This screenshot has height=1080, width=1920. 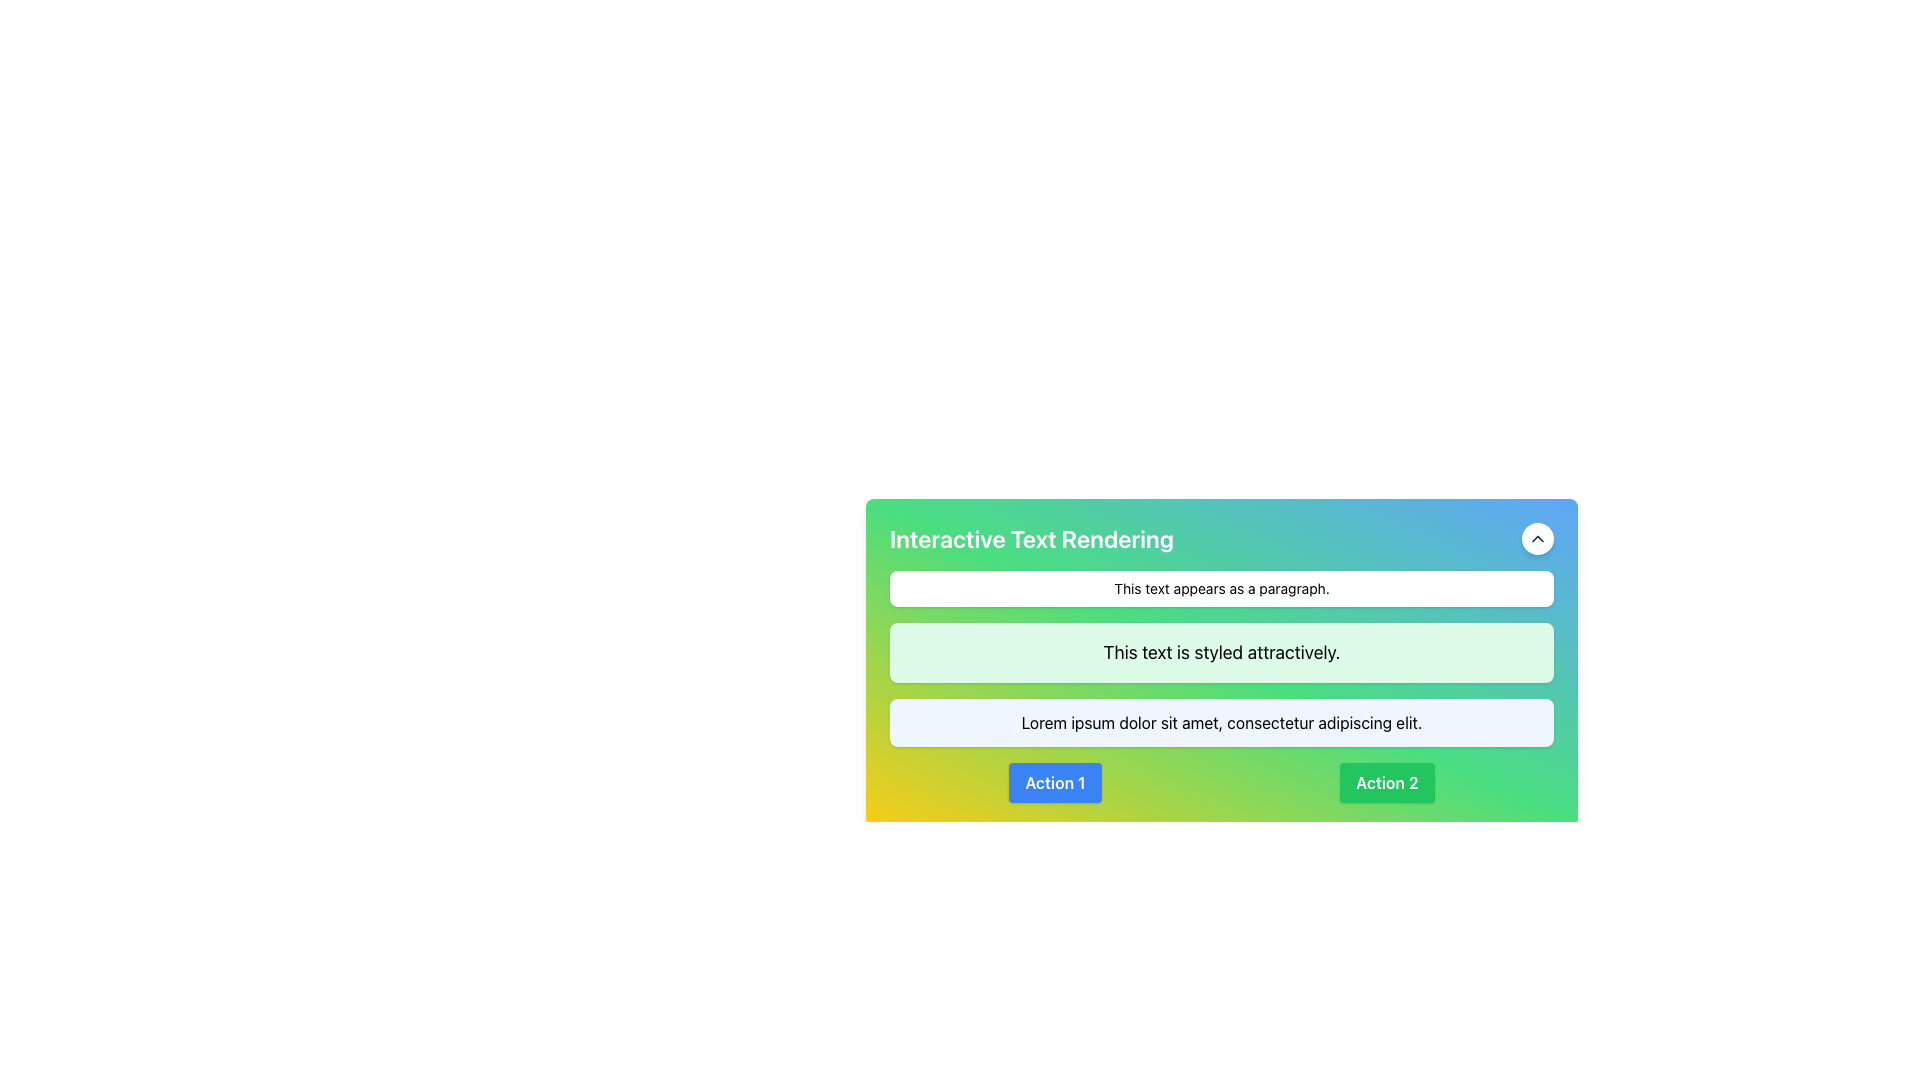 I want to click on the upward-pointing chevron icon located within the circular button at the top-right corner of the interface, so click(x=1536, y=538).